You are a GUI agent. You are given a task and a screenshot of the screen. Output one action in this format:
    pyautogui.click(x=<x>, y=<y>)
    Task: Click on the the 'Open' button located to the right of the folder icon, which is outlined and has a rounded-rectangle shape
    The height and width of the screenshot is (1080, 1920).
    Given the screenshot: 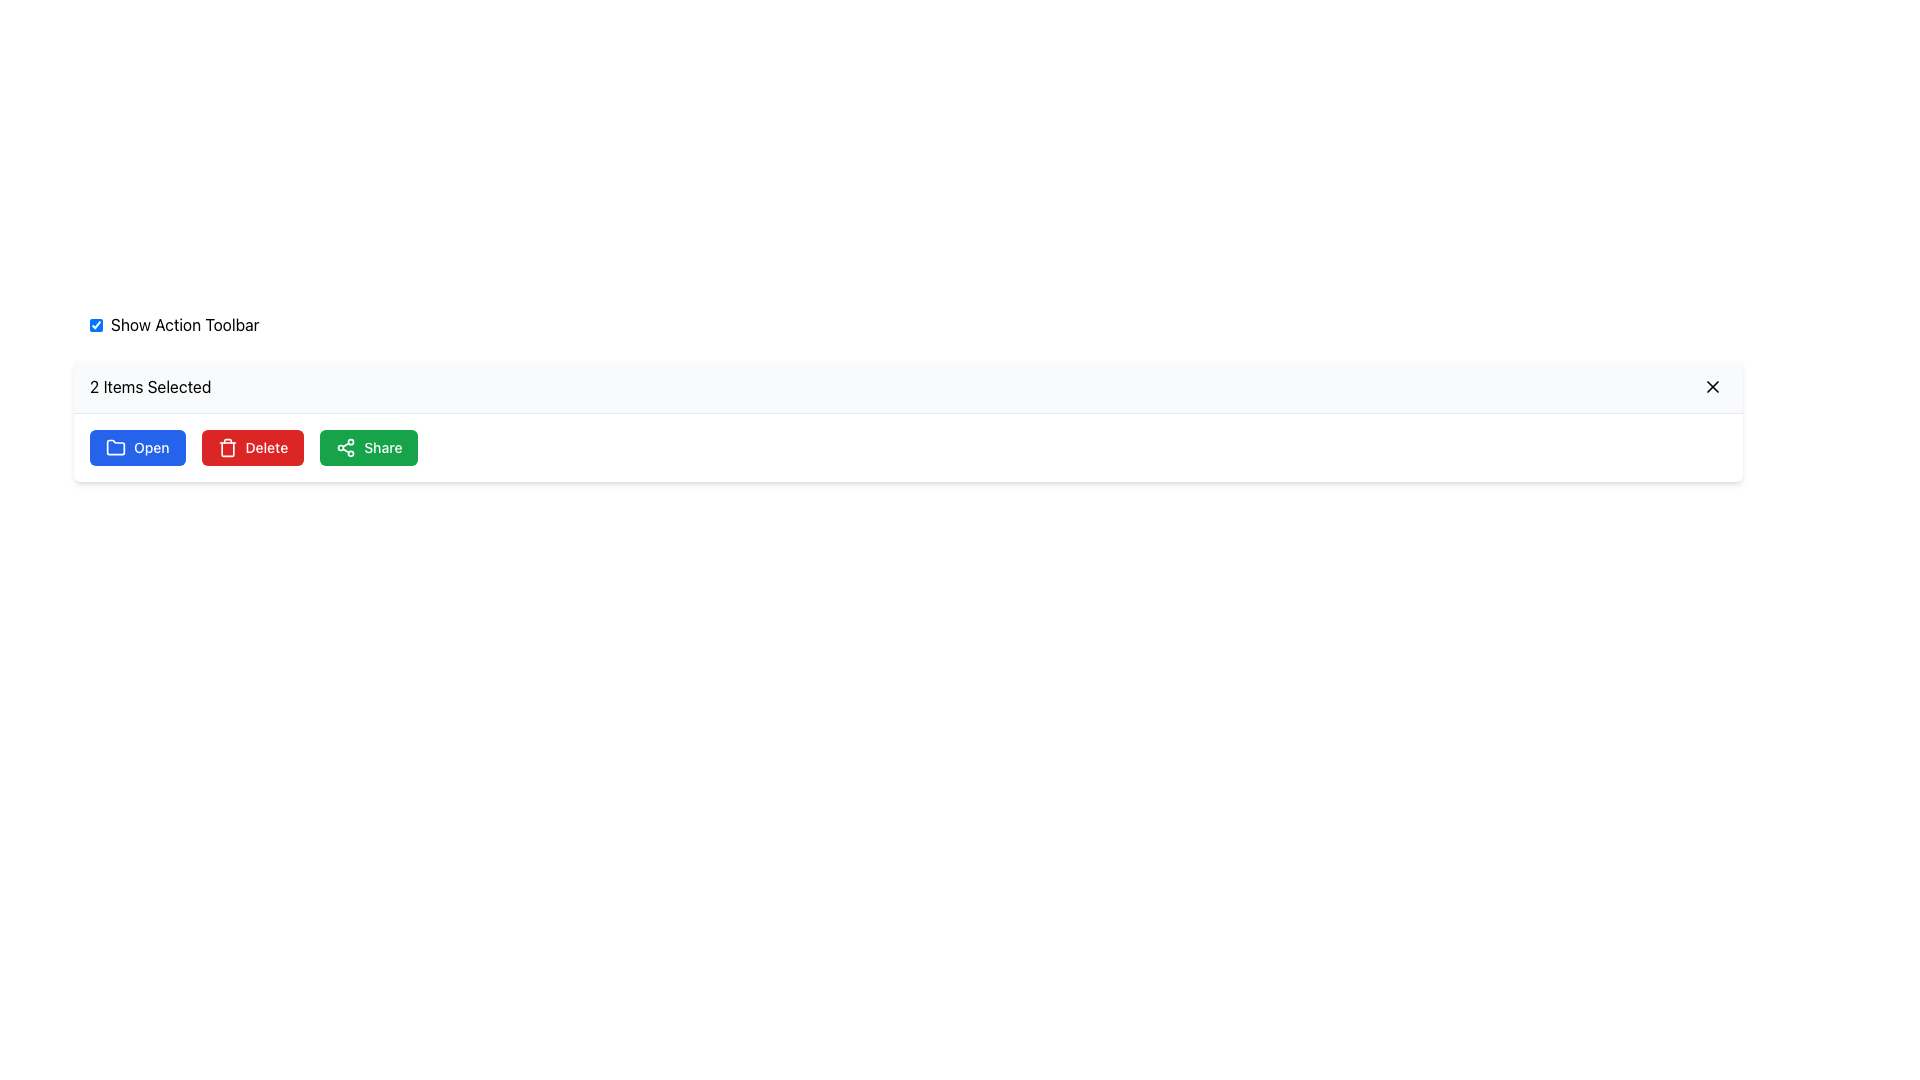 What is the action you would take?
    pyautogui.click(x=114, y=446)
    